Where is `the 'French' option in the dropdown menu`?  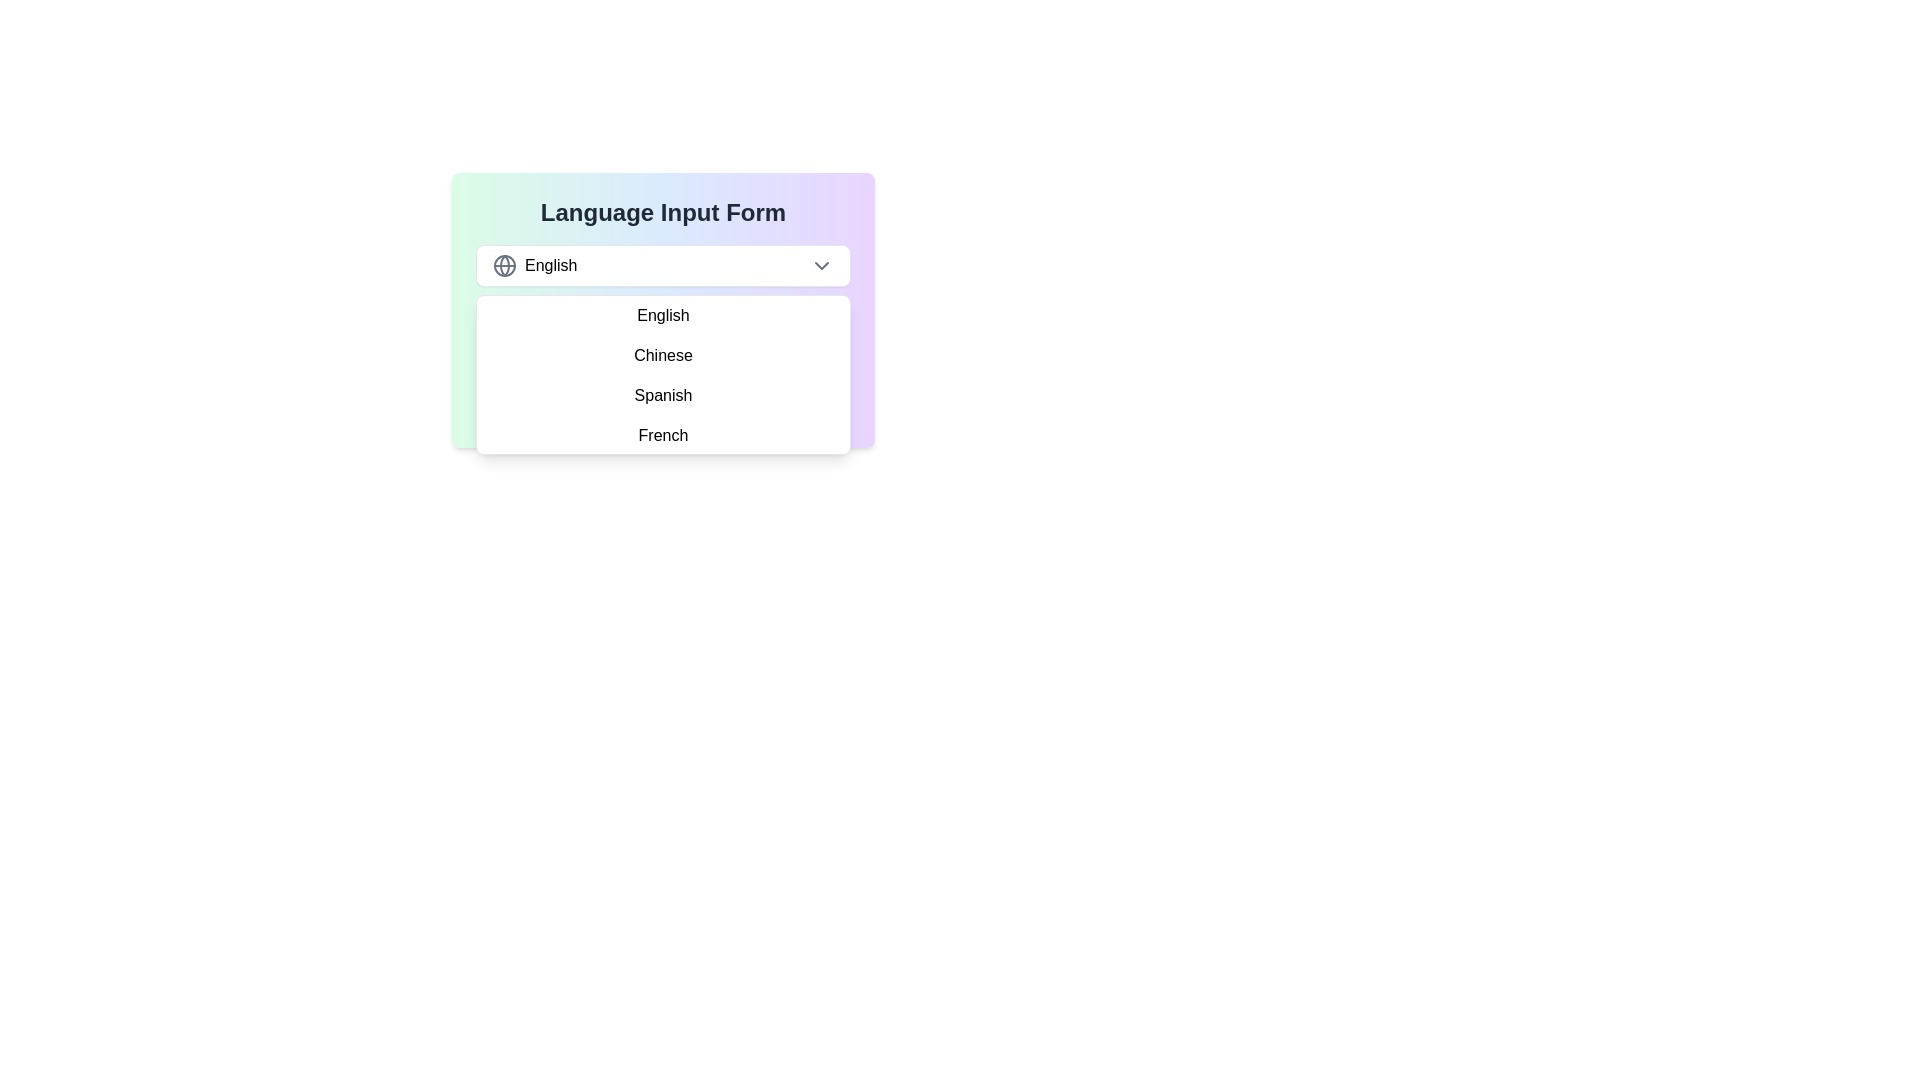 the 'French' option in the dropdown menu is located at coordinates (663, 434).